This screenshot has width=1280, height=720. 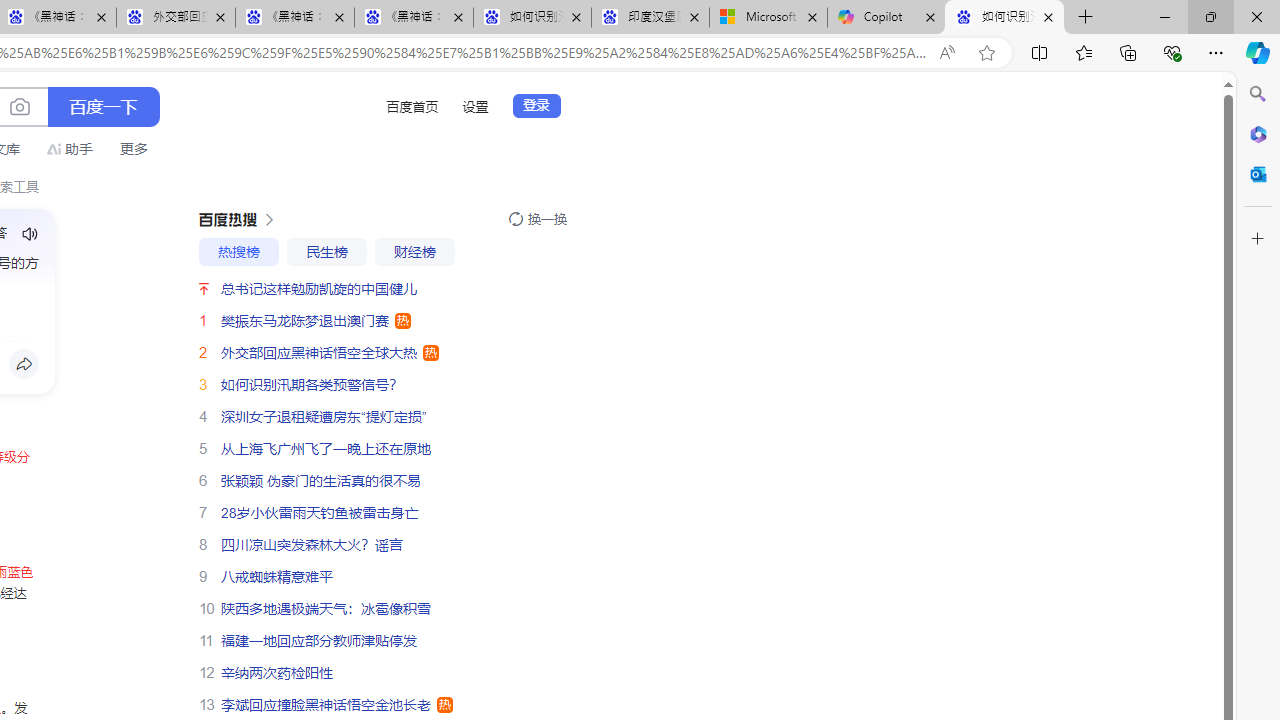 I want to click on 'Split screen', so click(x=1040, y=51).